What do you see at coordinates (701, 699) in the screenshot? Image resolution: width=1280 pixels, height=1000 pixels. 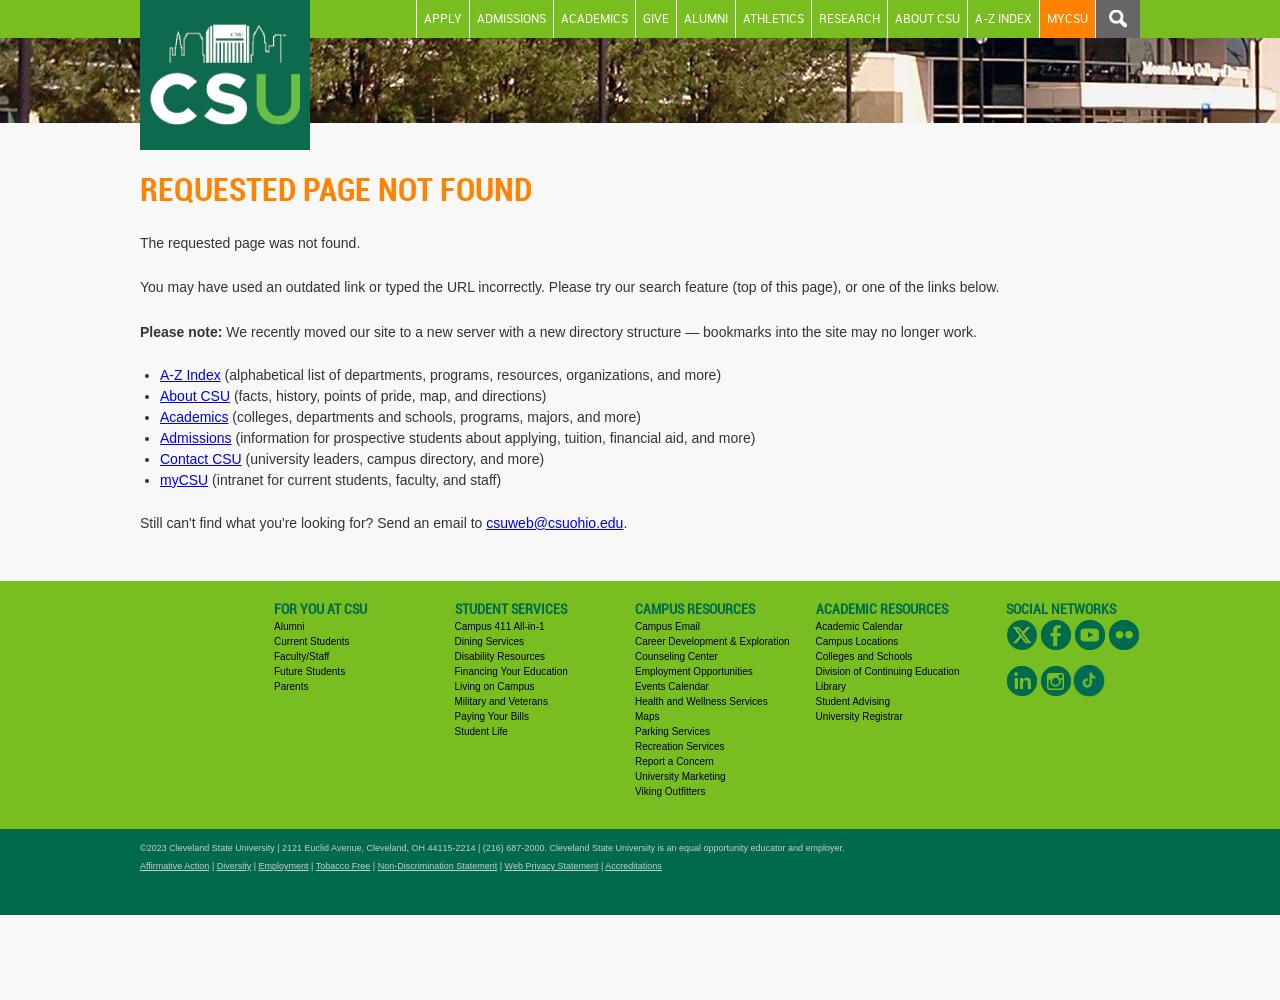 I see `'Health and Wellness Services'` at bounding box center [701, 699].